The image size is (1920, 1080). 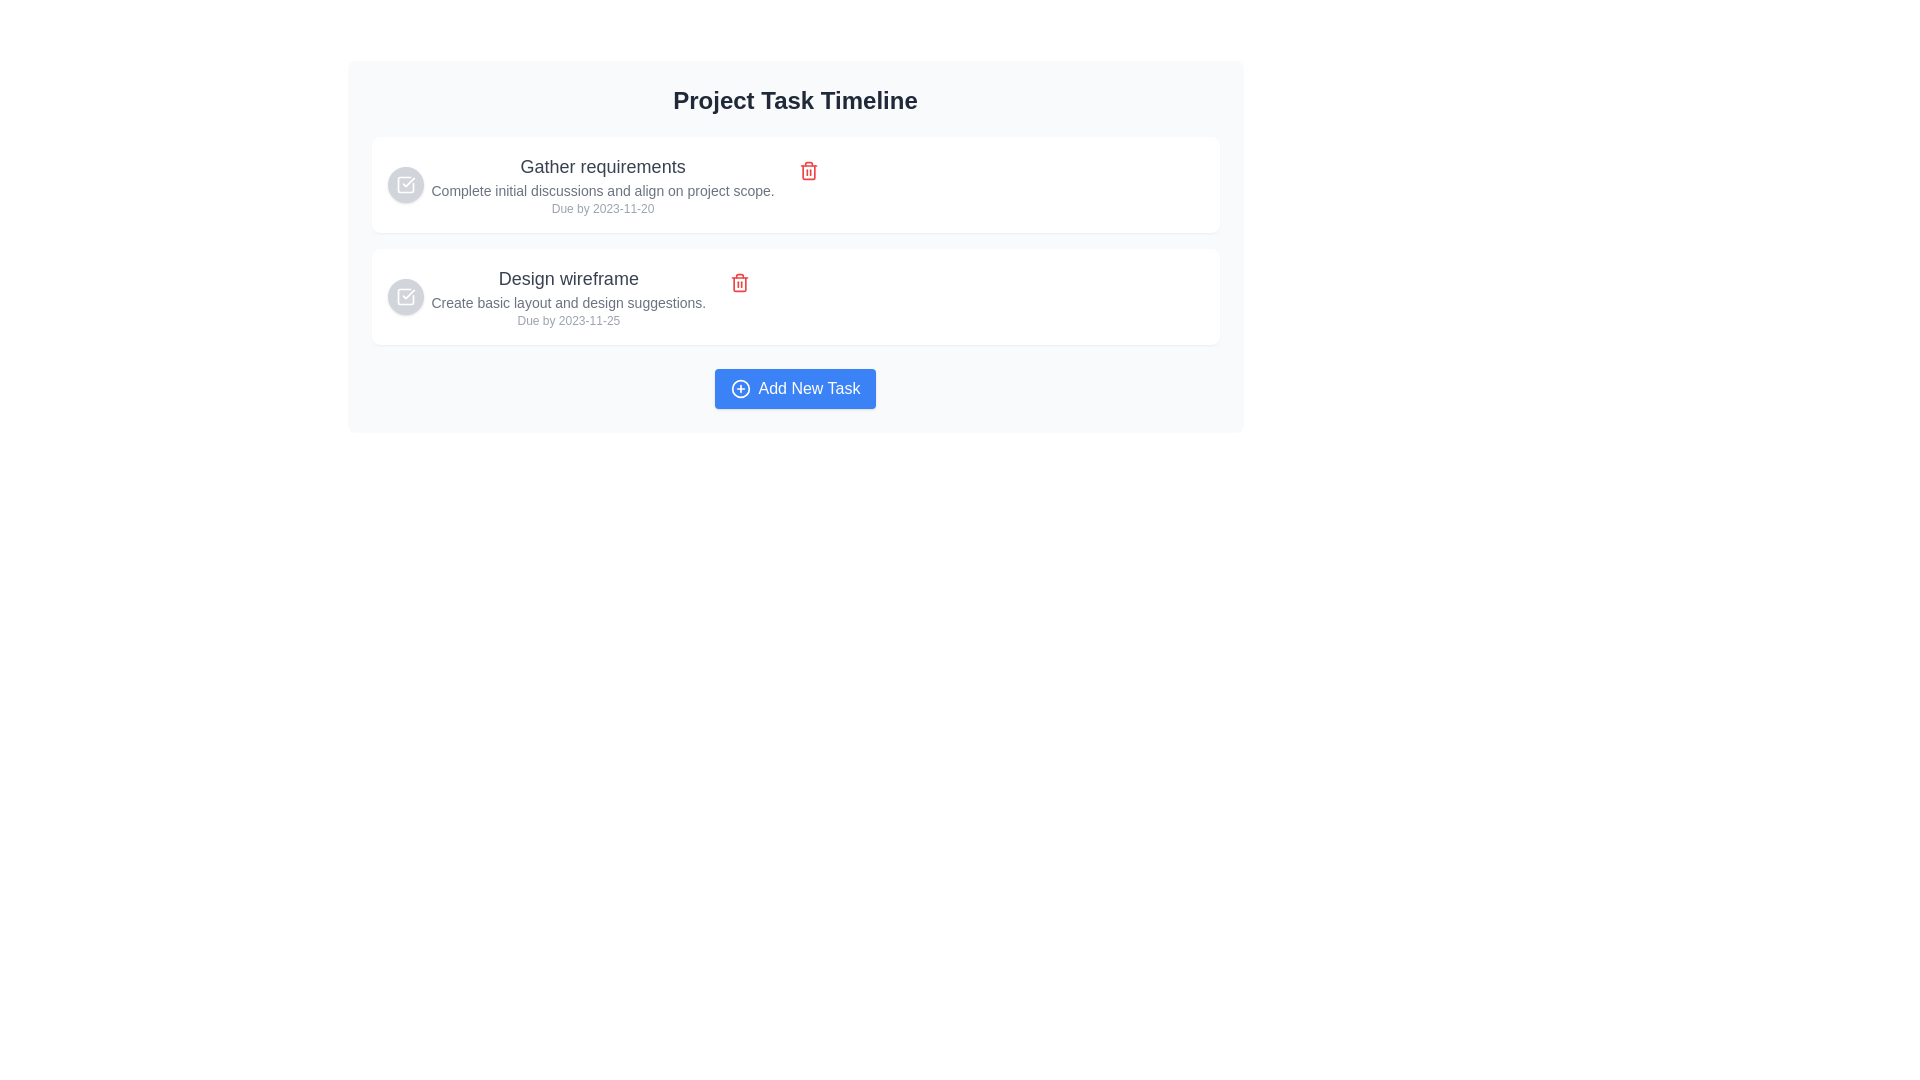 What do you see at coordinates (739, 282) in the screenshot?
I see `the delete button located in the upper right corner of the task card titled 'Design wireframe'` at bounding box center [739, 282].